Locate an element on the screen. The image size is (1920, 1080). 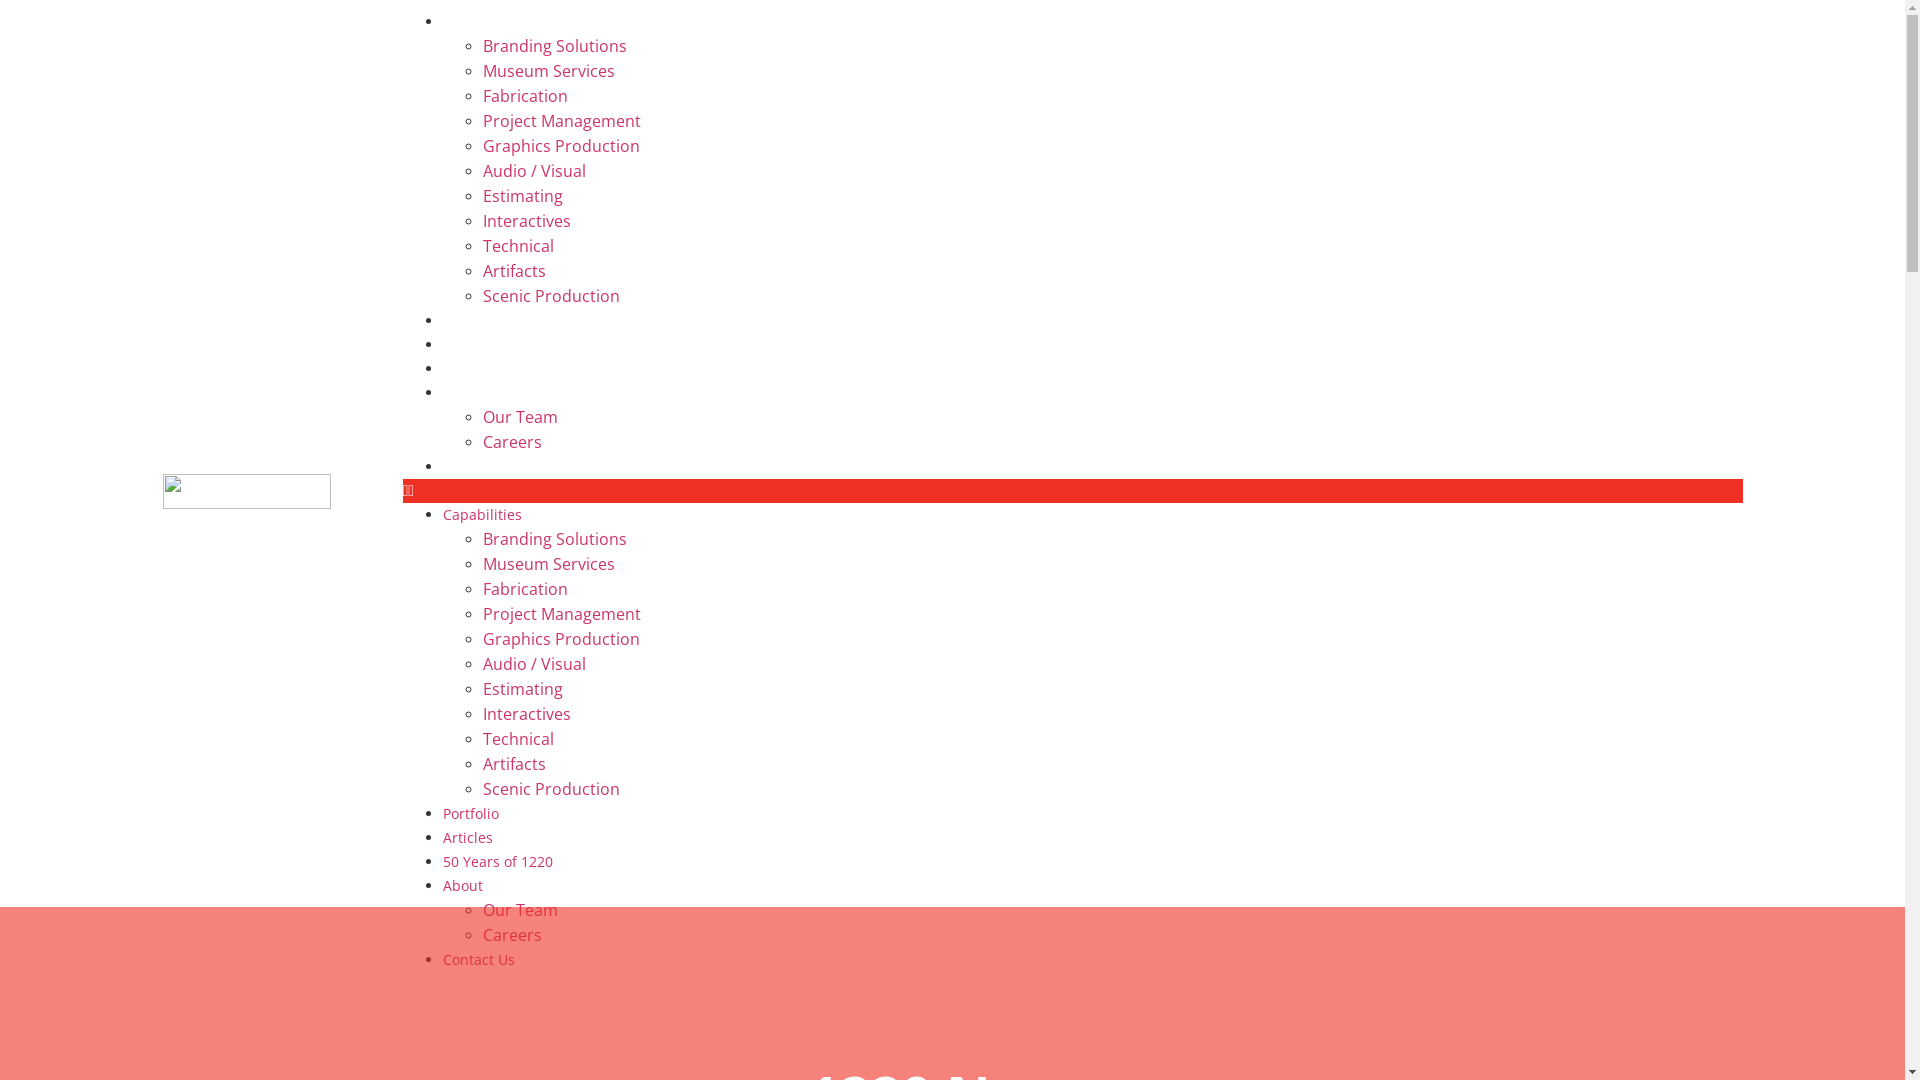
'About' is located at coordinates (460, 392).